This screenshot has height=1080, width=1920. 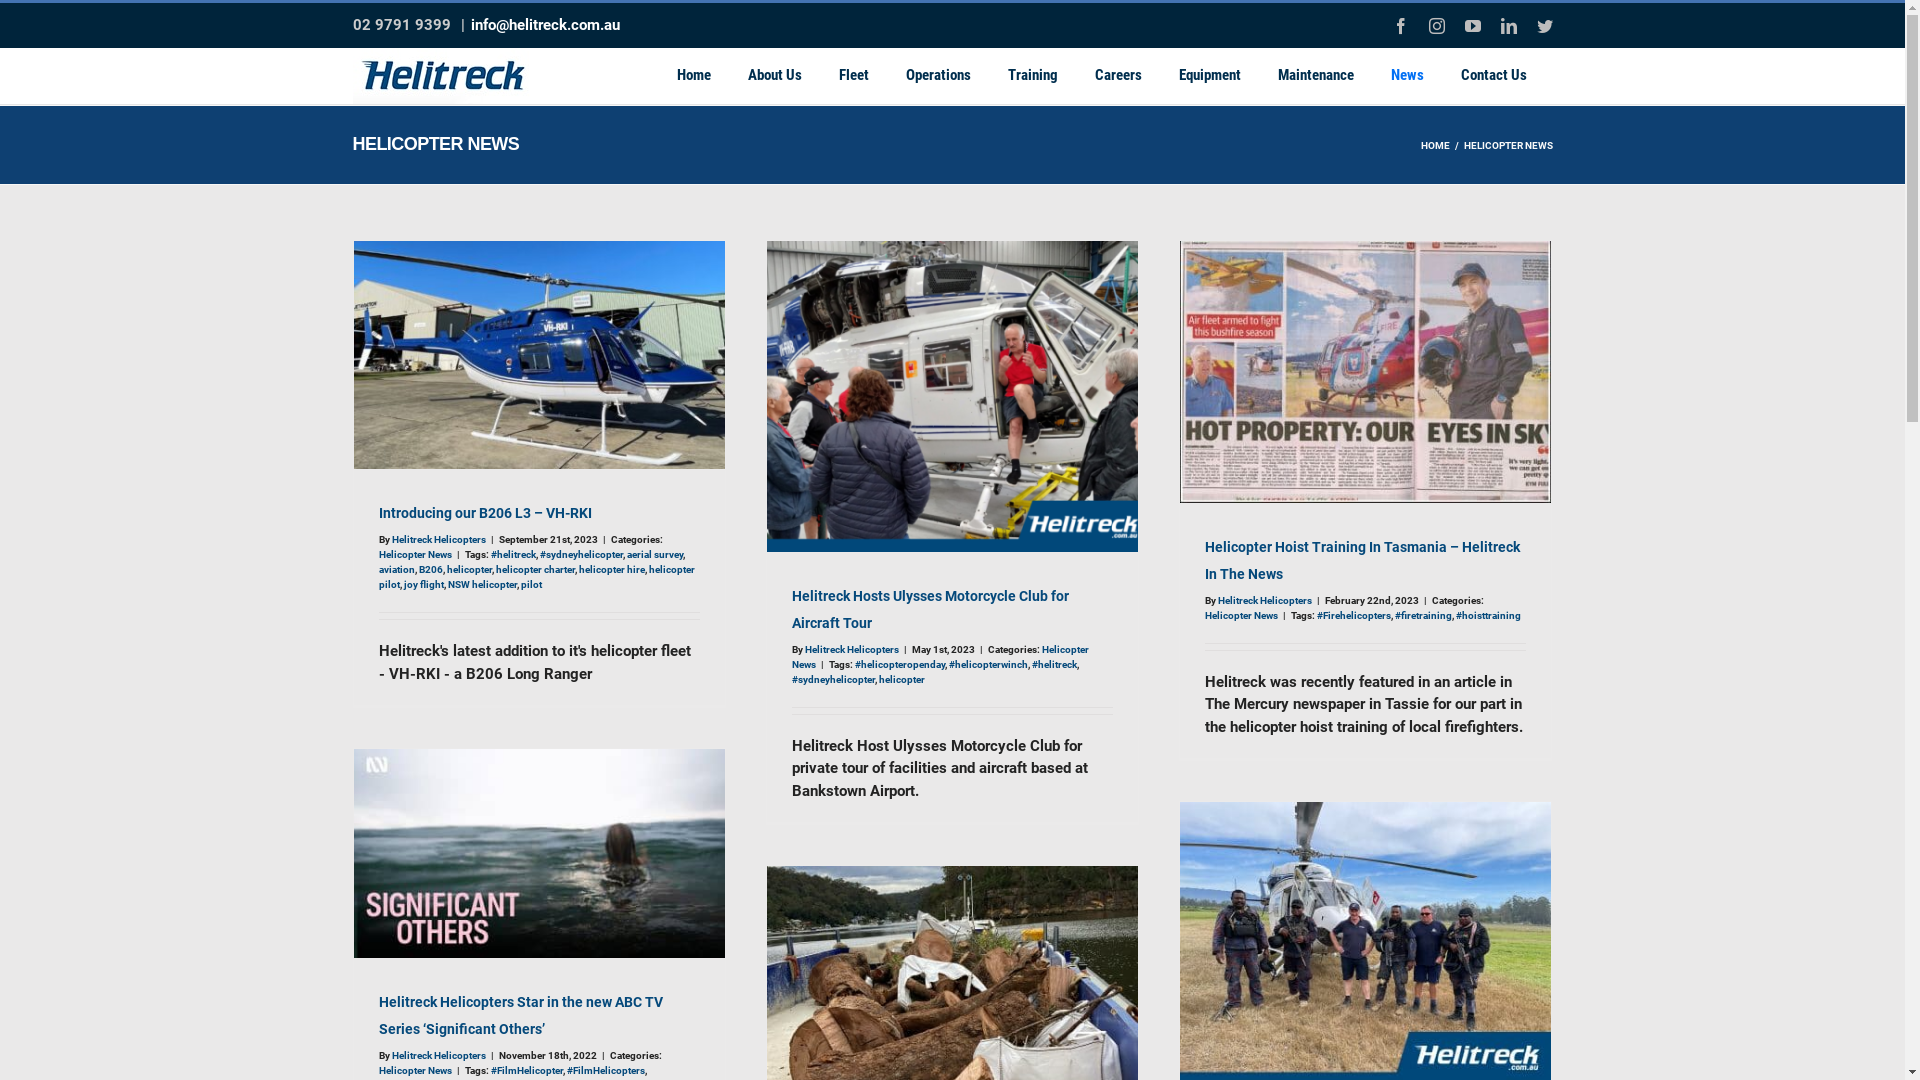 I want to click on 'HOME', so click(x=1433, y=144).